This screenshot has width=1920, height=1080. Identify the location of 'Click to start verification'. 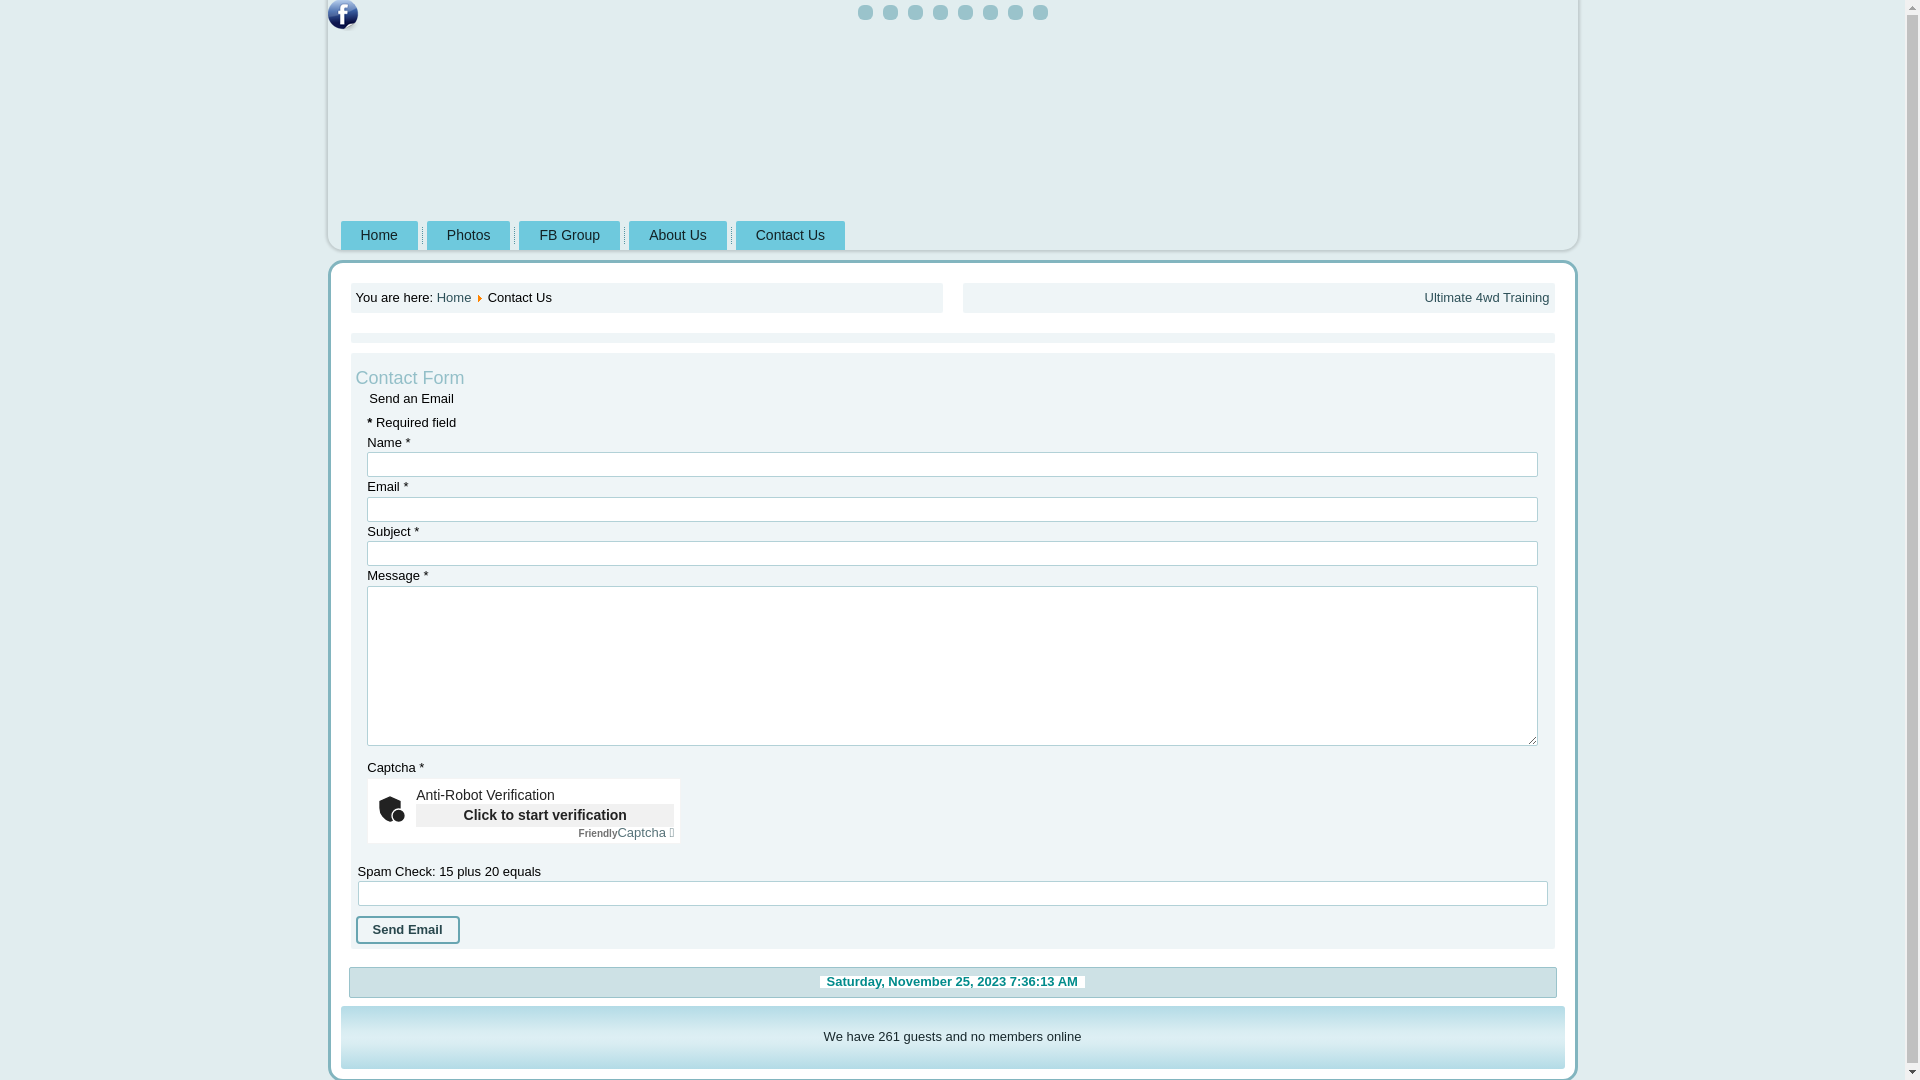
(545, 815).